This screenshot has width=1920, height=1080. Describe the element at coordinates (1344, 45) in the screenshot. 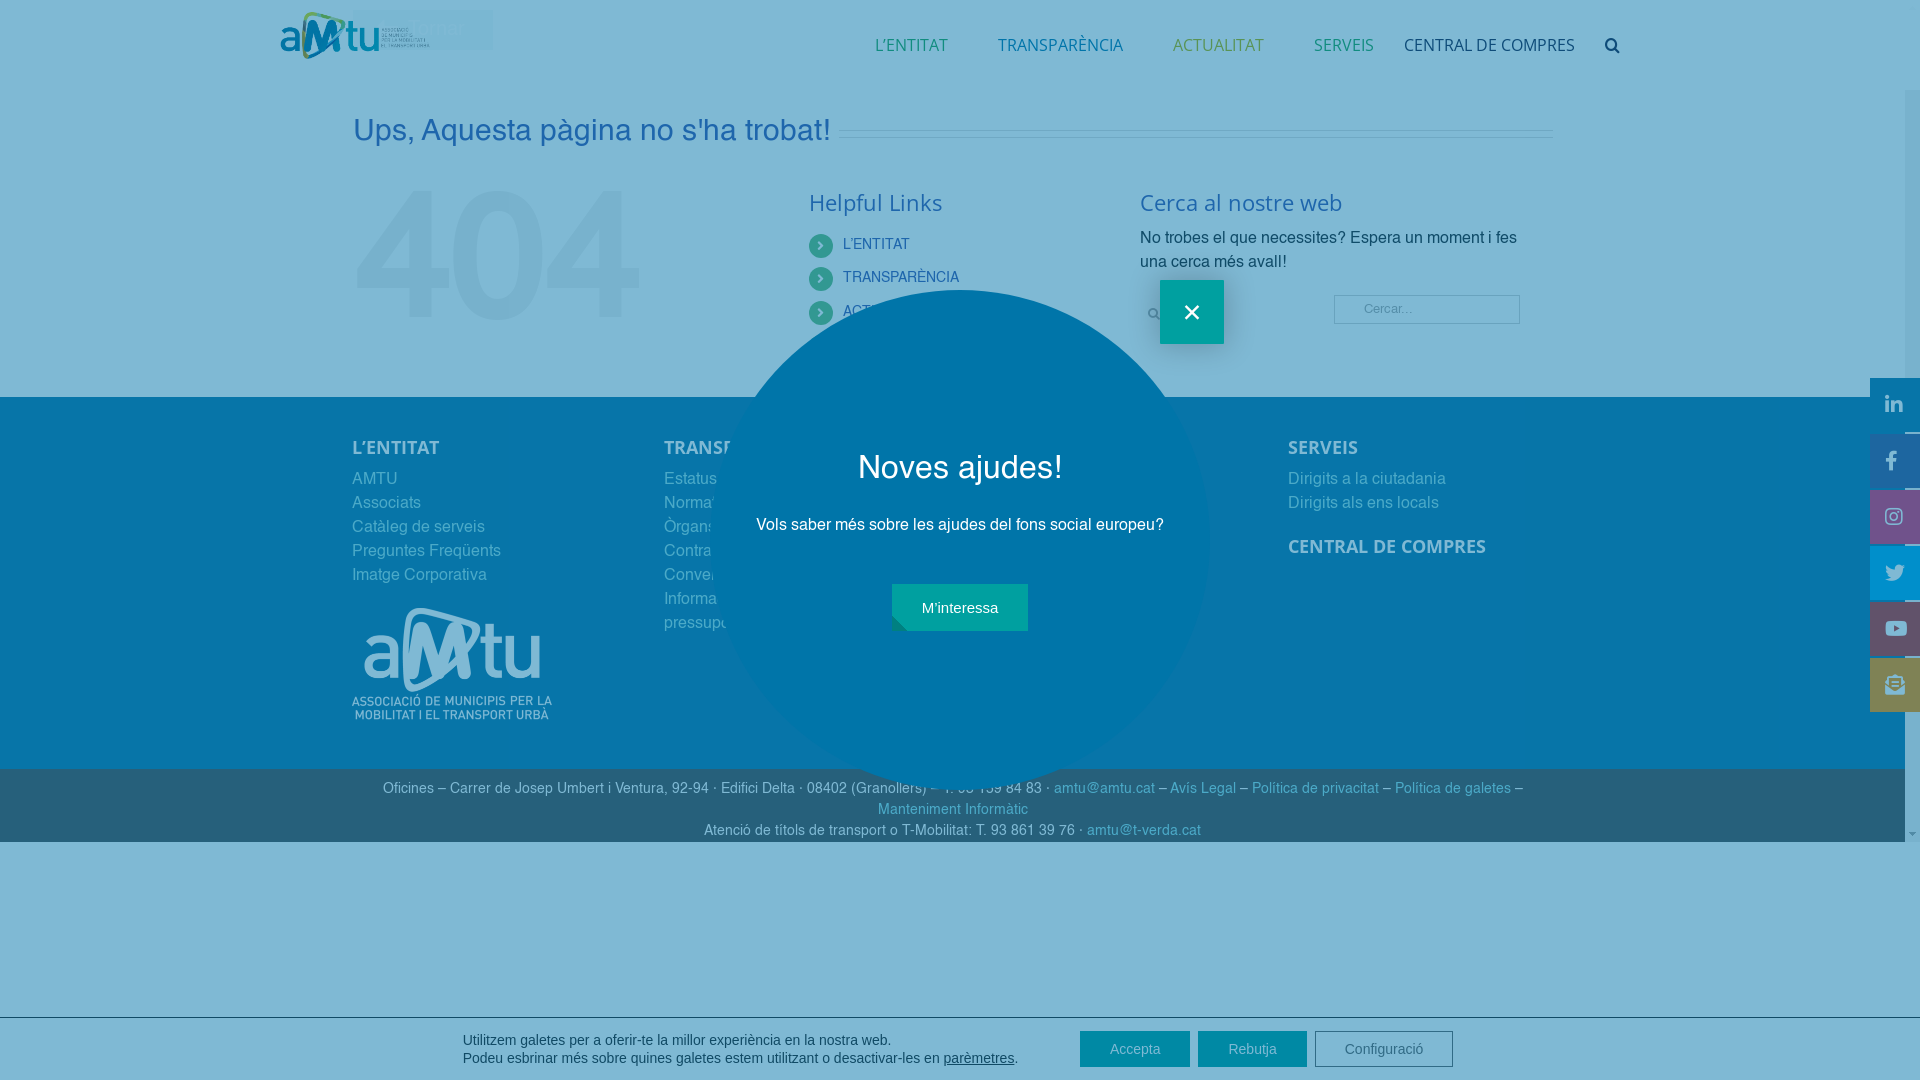

I see `'SERVEIS'` at that location.